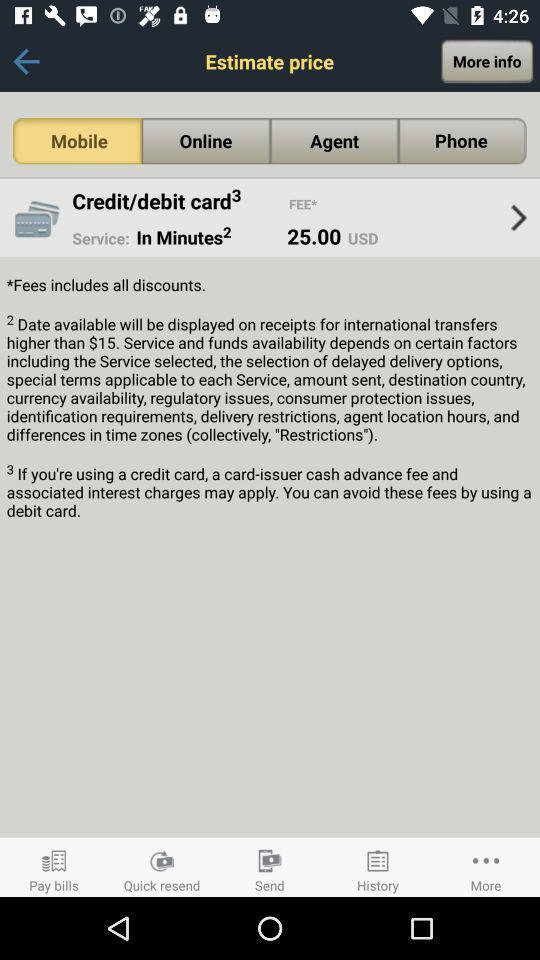  Describe the element at coordinates (358, 238) in the screenshot. I see `usd icon` at that location.